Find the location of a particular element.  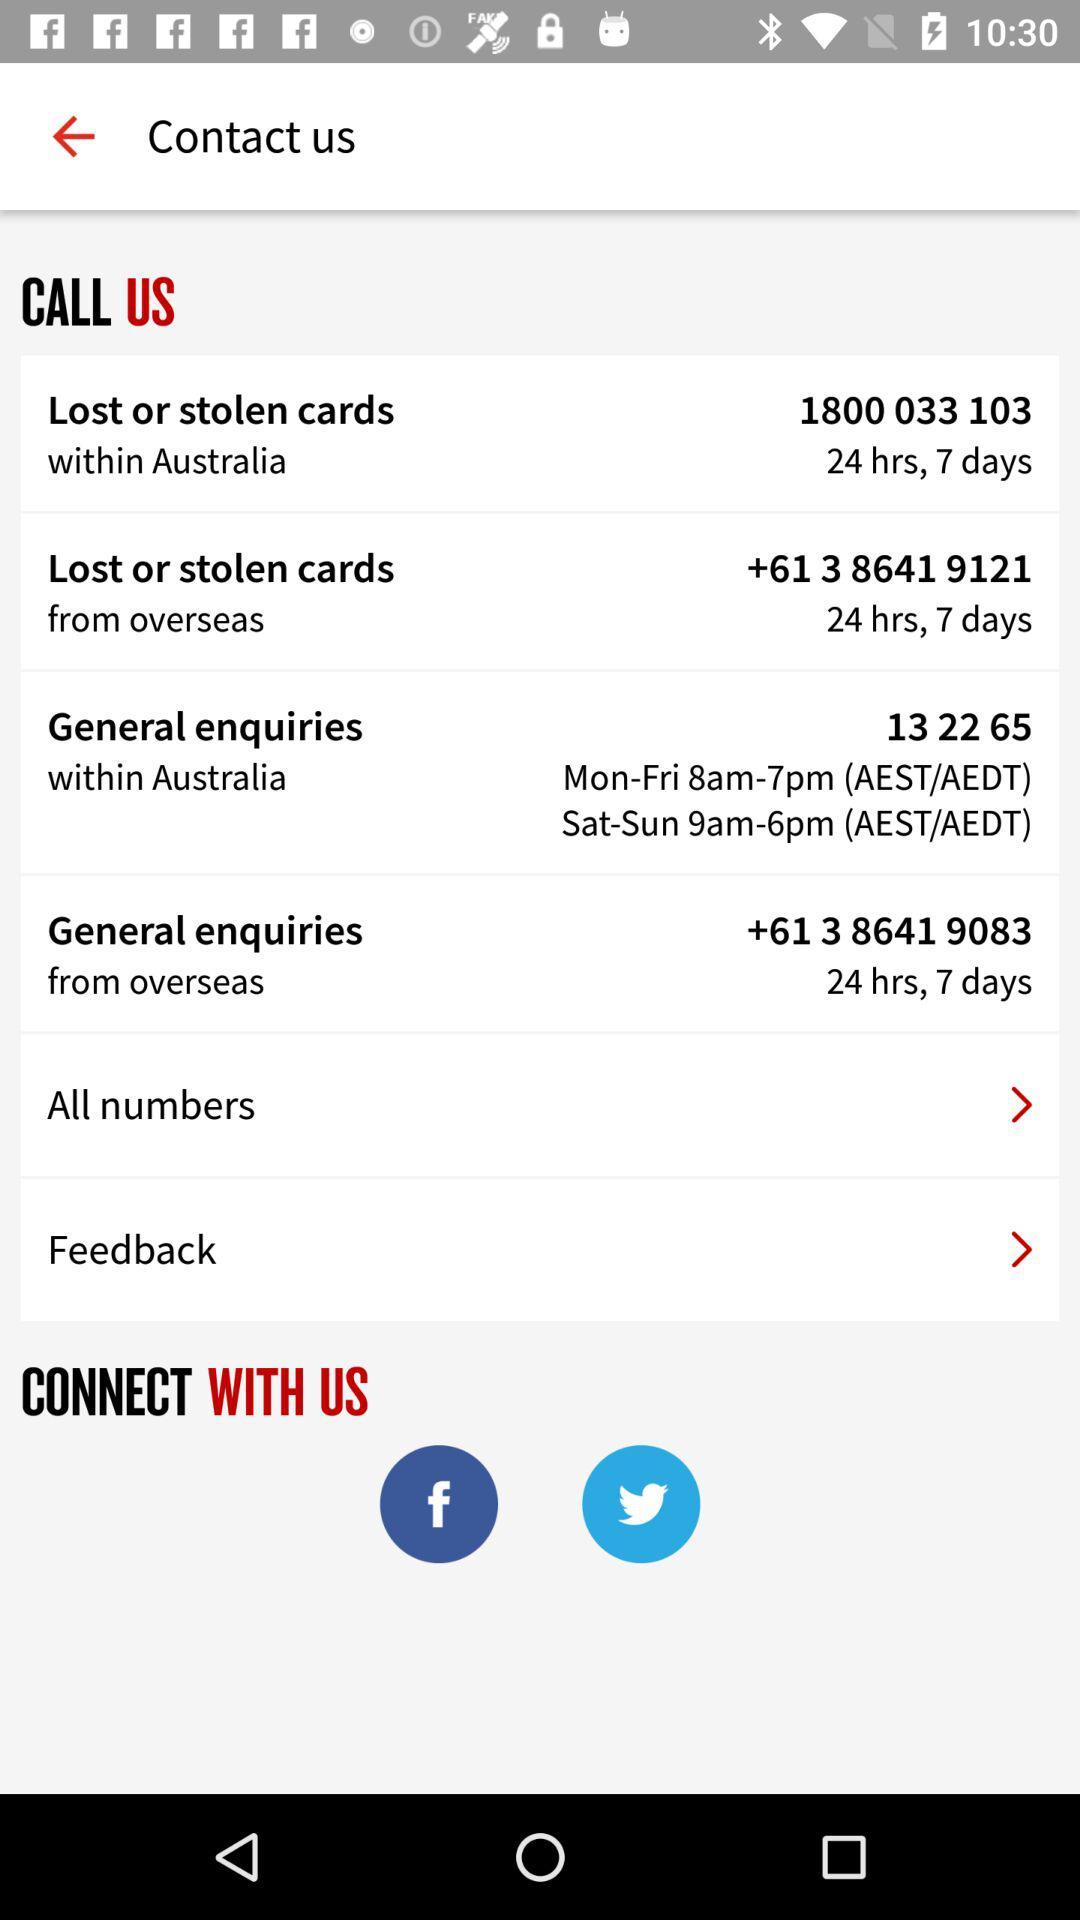

the icon below the all numbers item is located at coordinates (540, 1248).